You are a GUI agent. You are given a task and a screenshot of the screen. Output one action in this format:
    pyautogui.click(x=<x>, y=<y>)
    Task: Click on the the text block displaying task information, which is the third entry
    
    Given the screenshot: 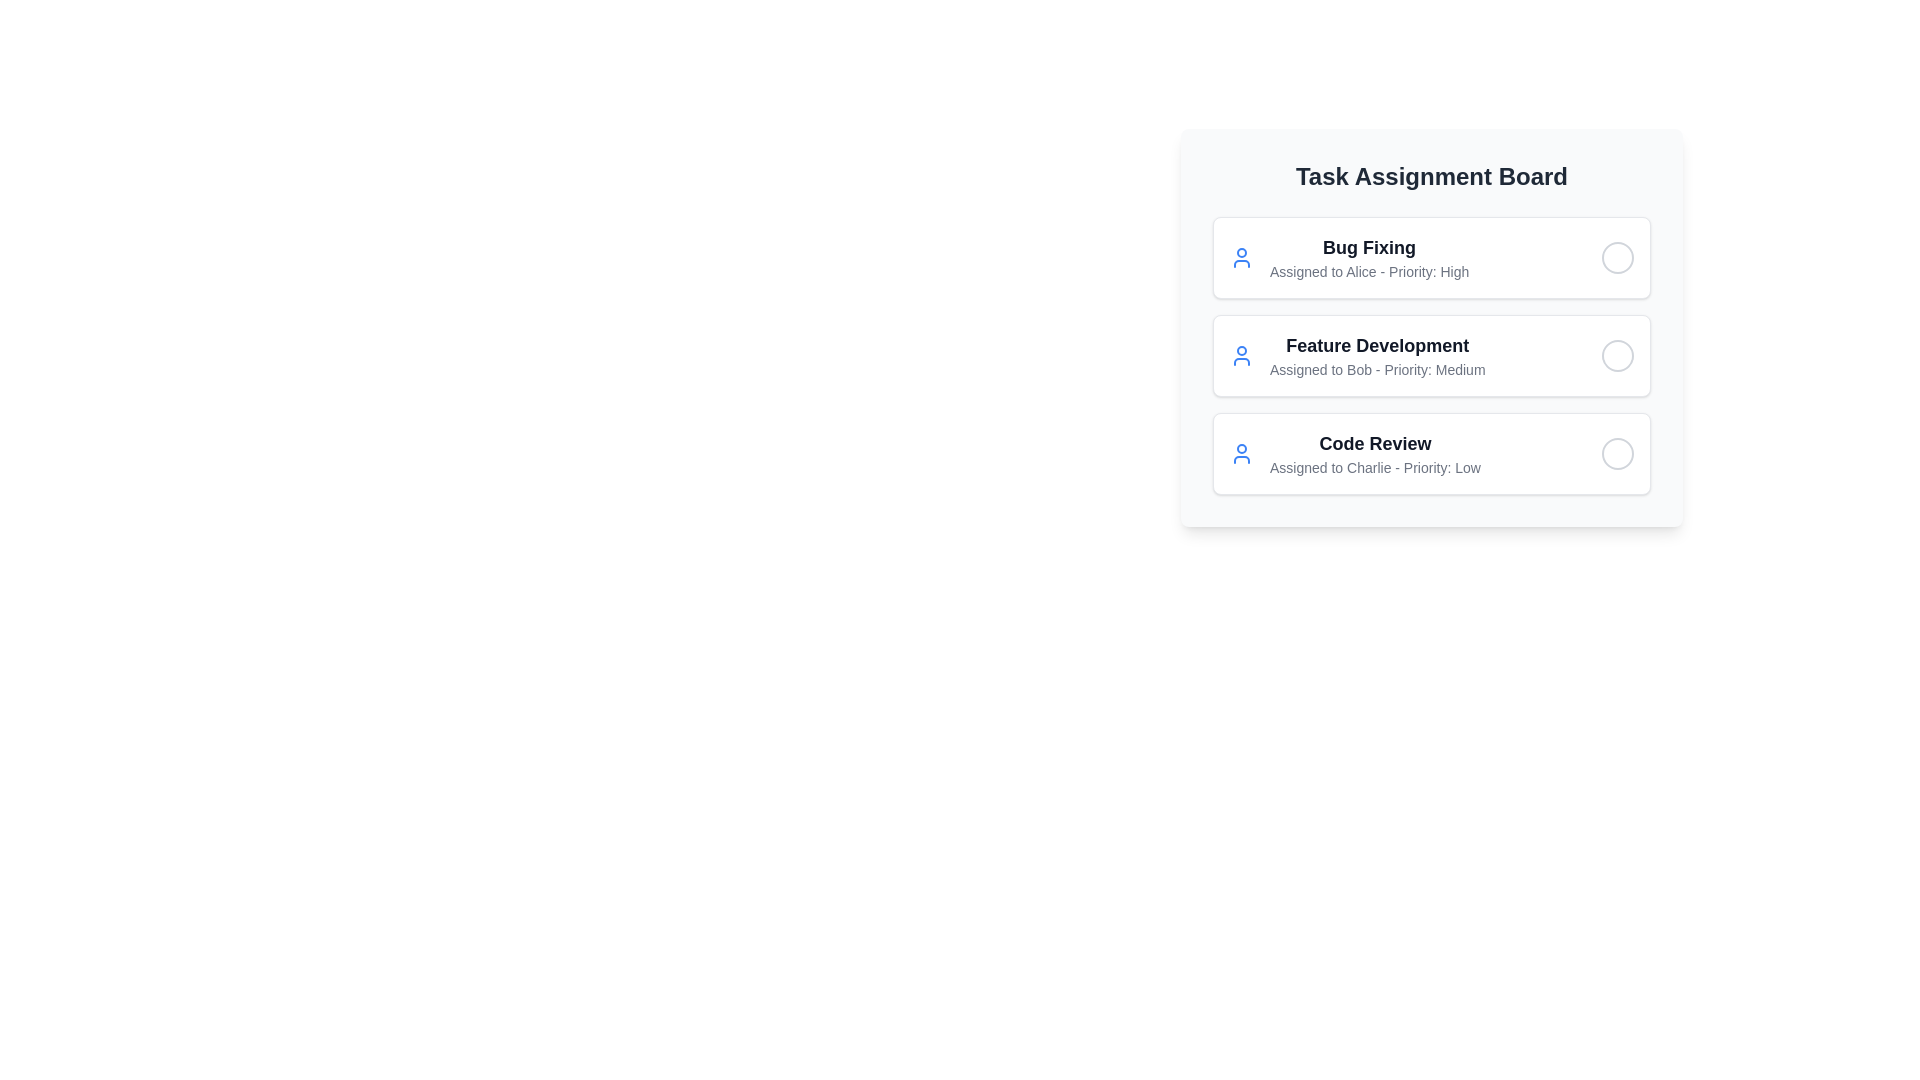 What is the action you would take?
    pyautogui.click(x=1373, y=454)
    